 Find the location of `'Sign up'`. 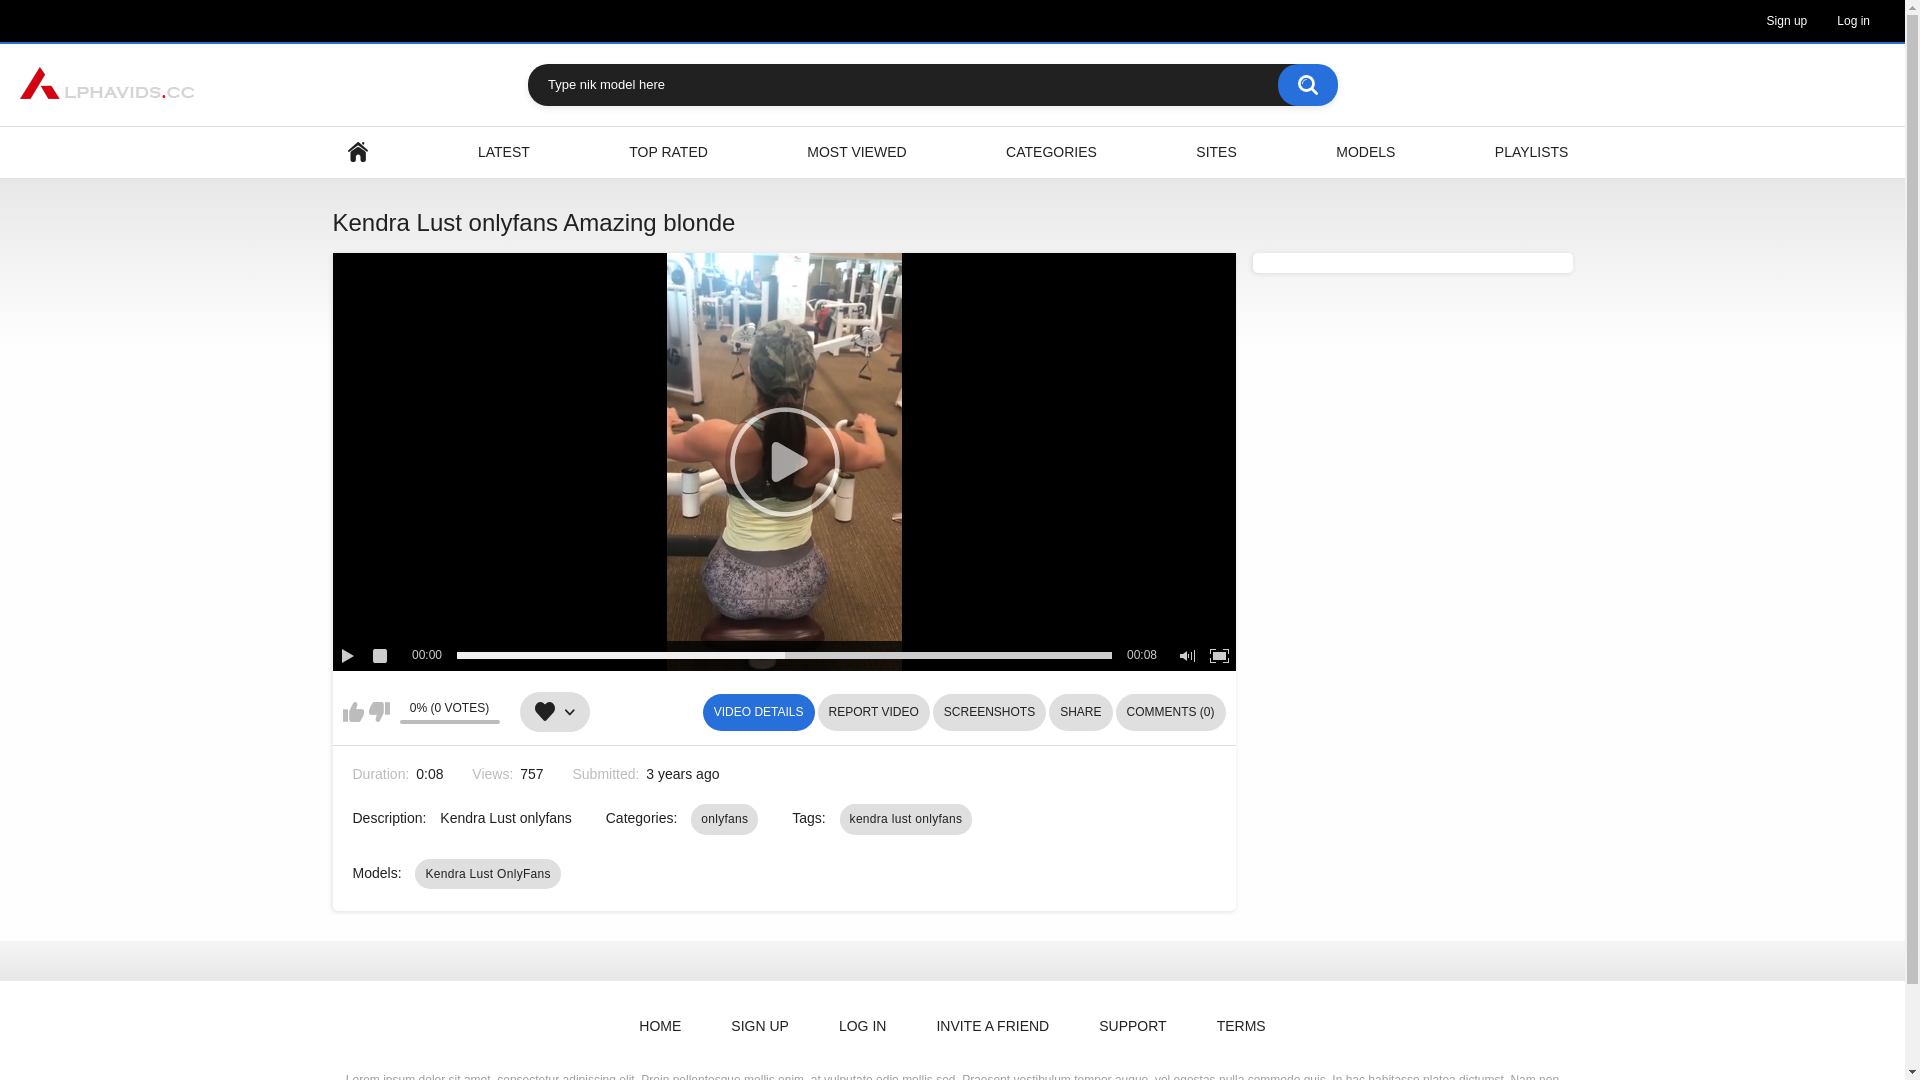

'Sign up' is located at coordinates (1787, 20).